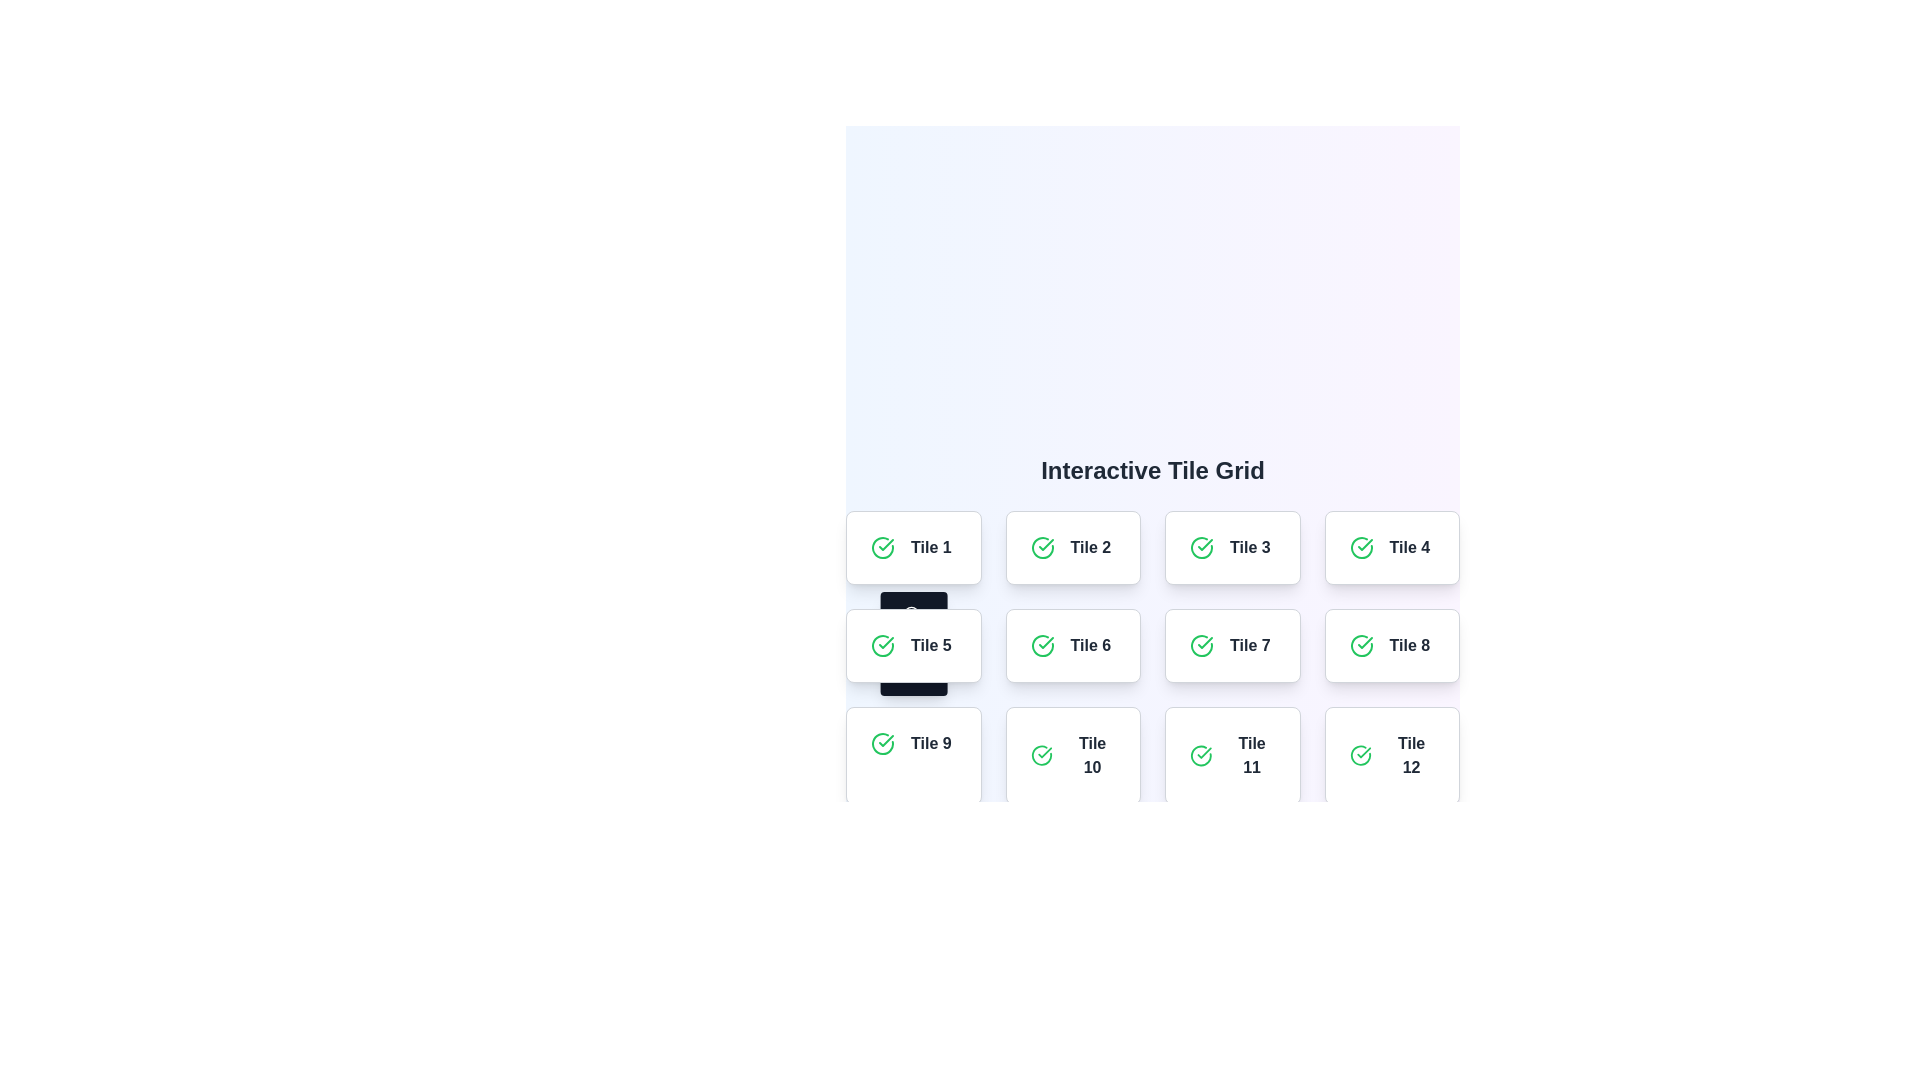  Describe the element at coordinates (1072, 756) in the screenshot. I see `the element containing the text 'Tile 10' styled in bold, which is located` at that location.